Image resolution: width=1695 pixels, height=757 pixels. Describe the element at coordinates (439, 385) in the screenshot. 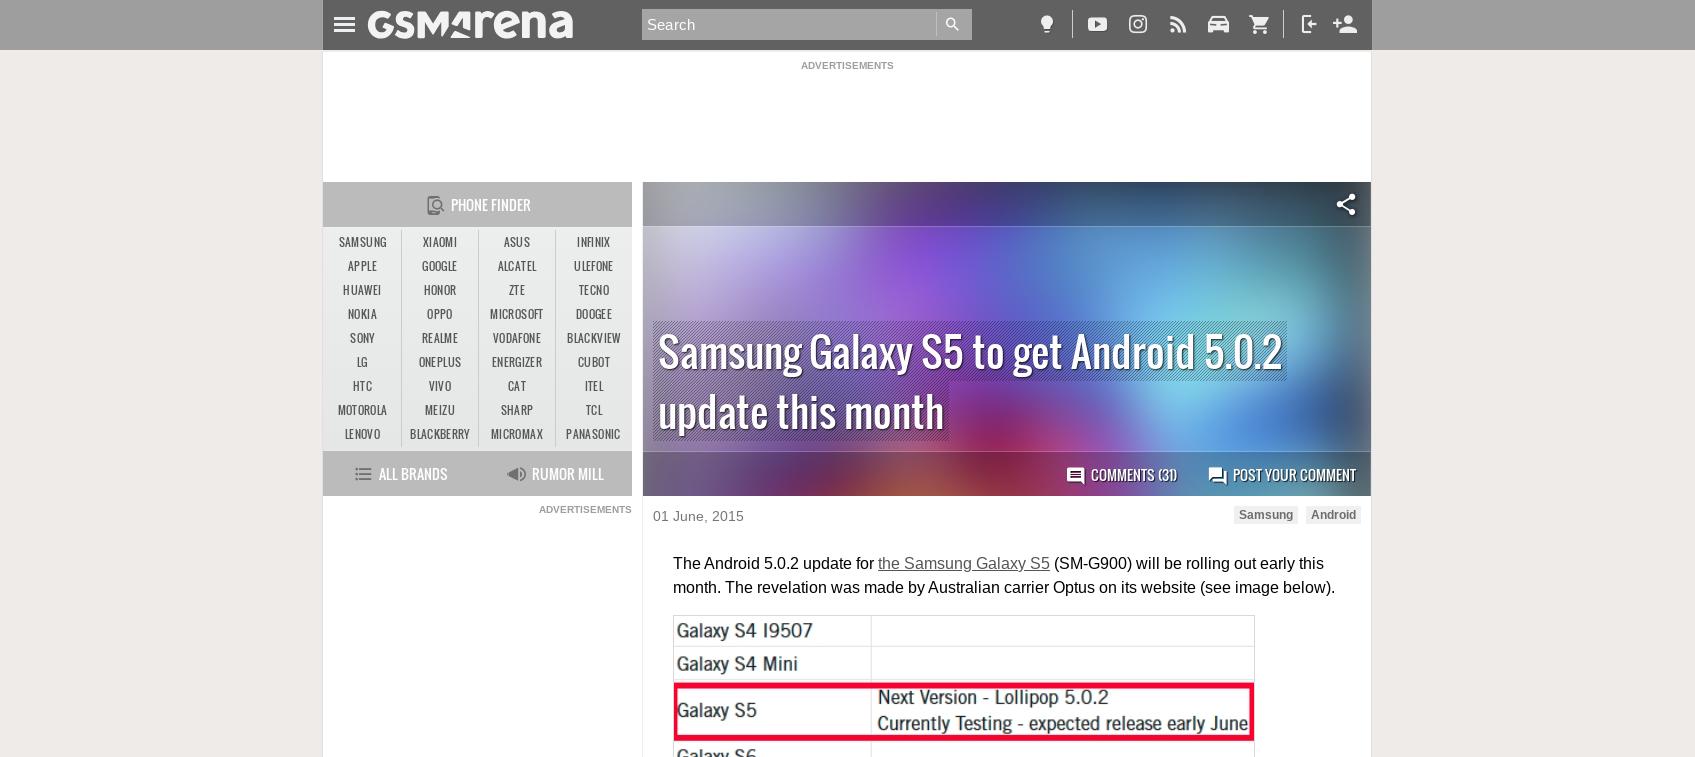

I see `'vivo'` at that location.